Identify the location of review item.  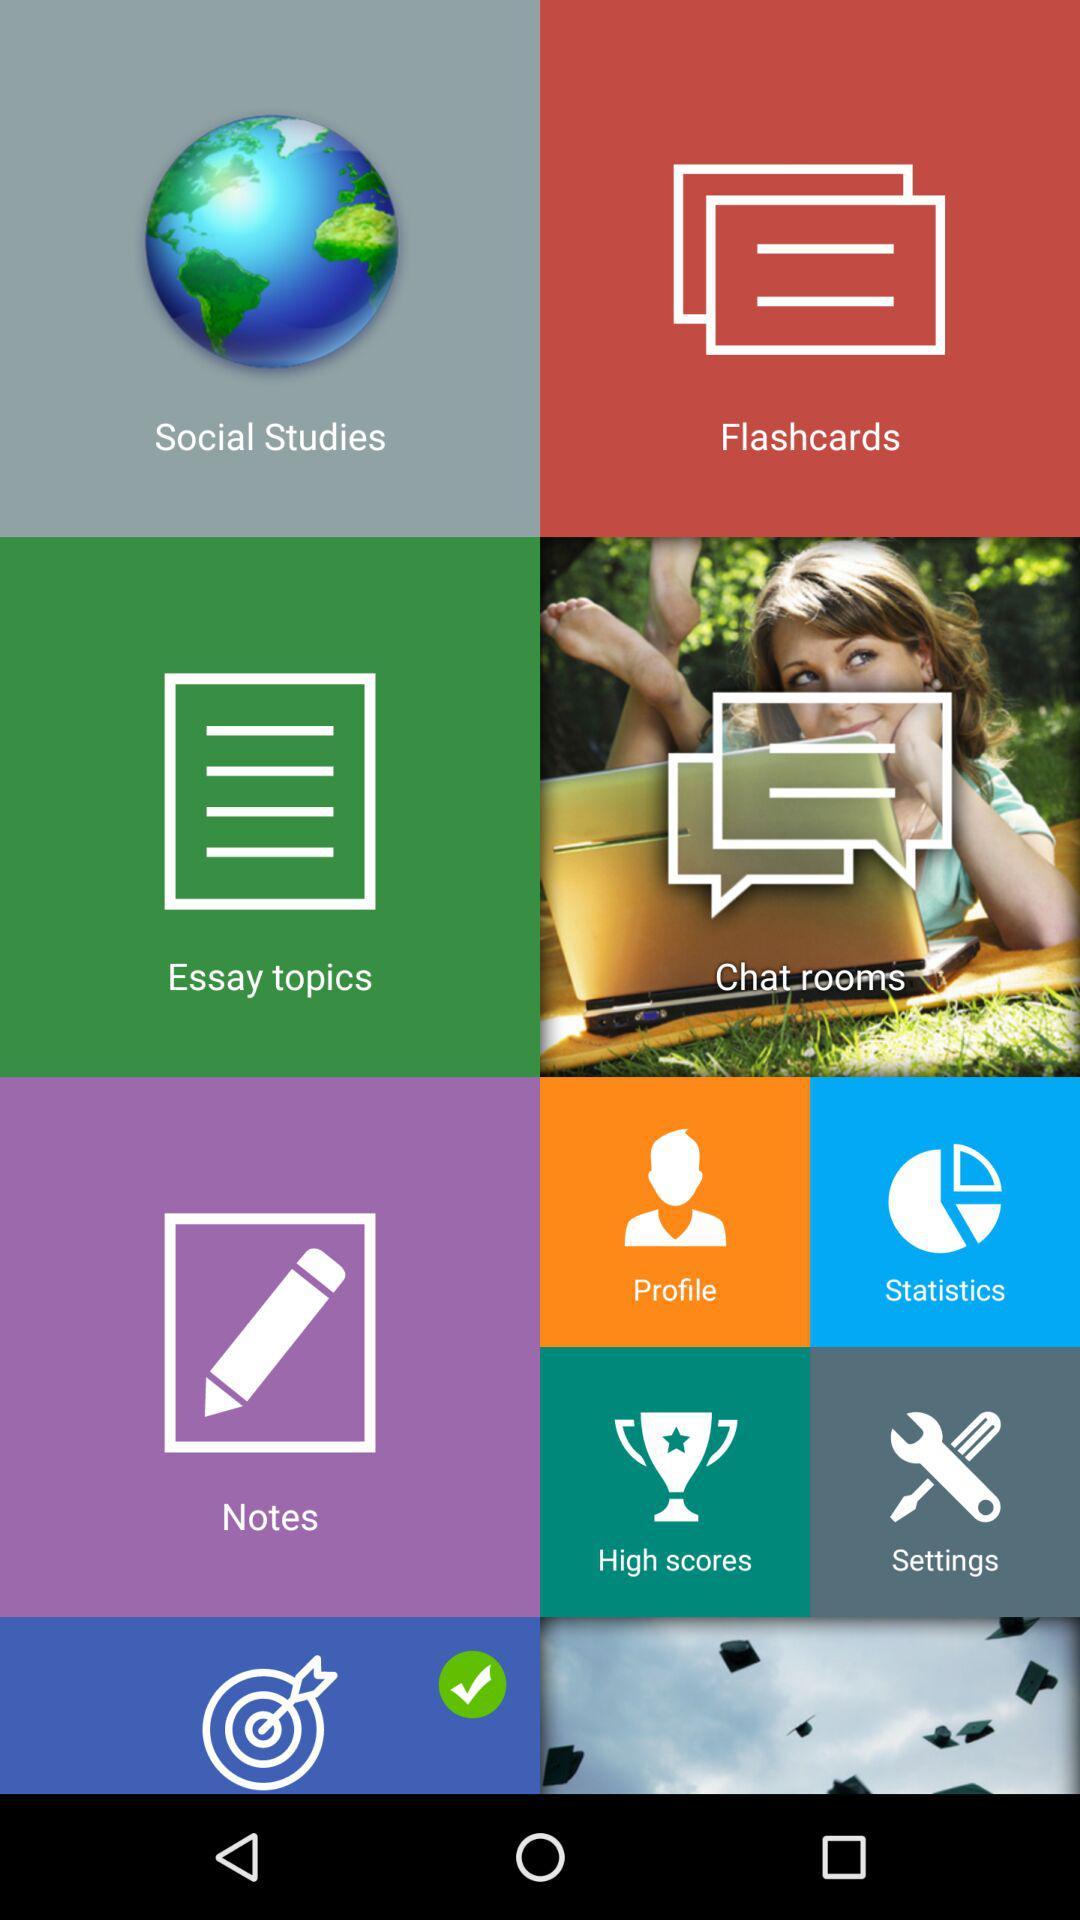
(270, 1704).